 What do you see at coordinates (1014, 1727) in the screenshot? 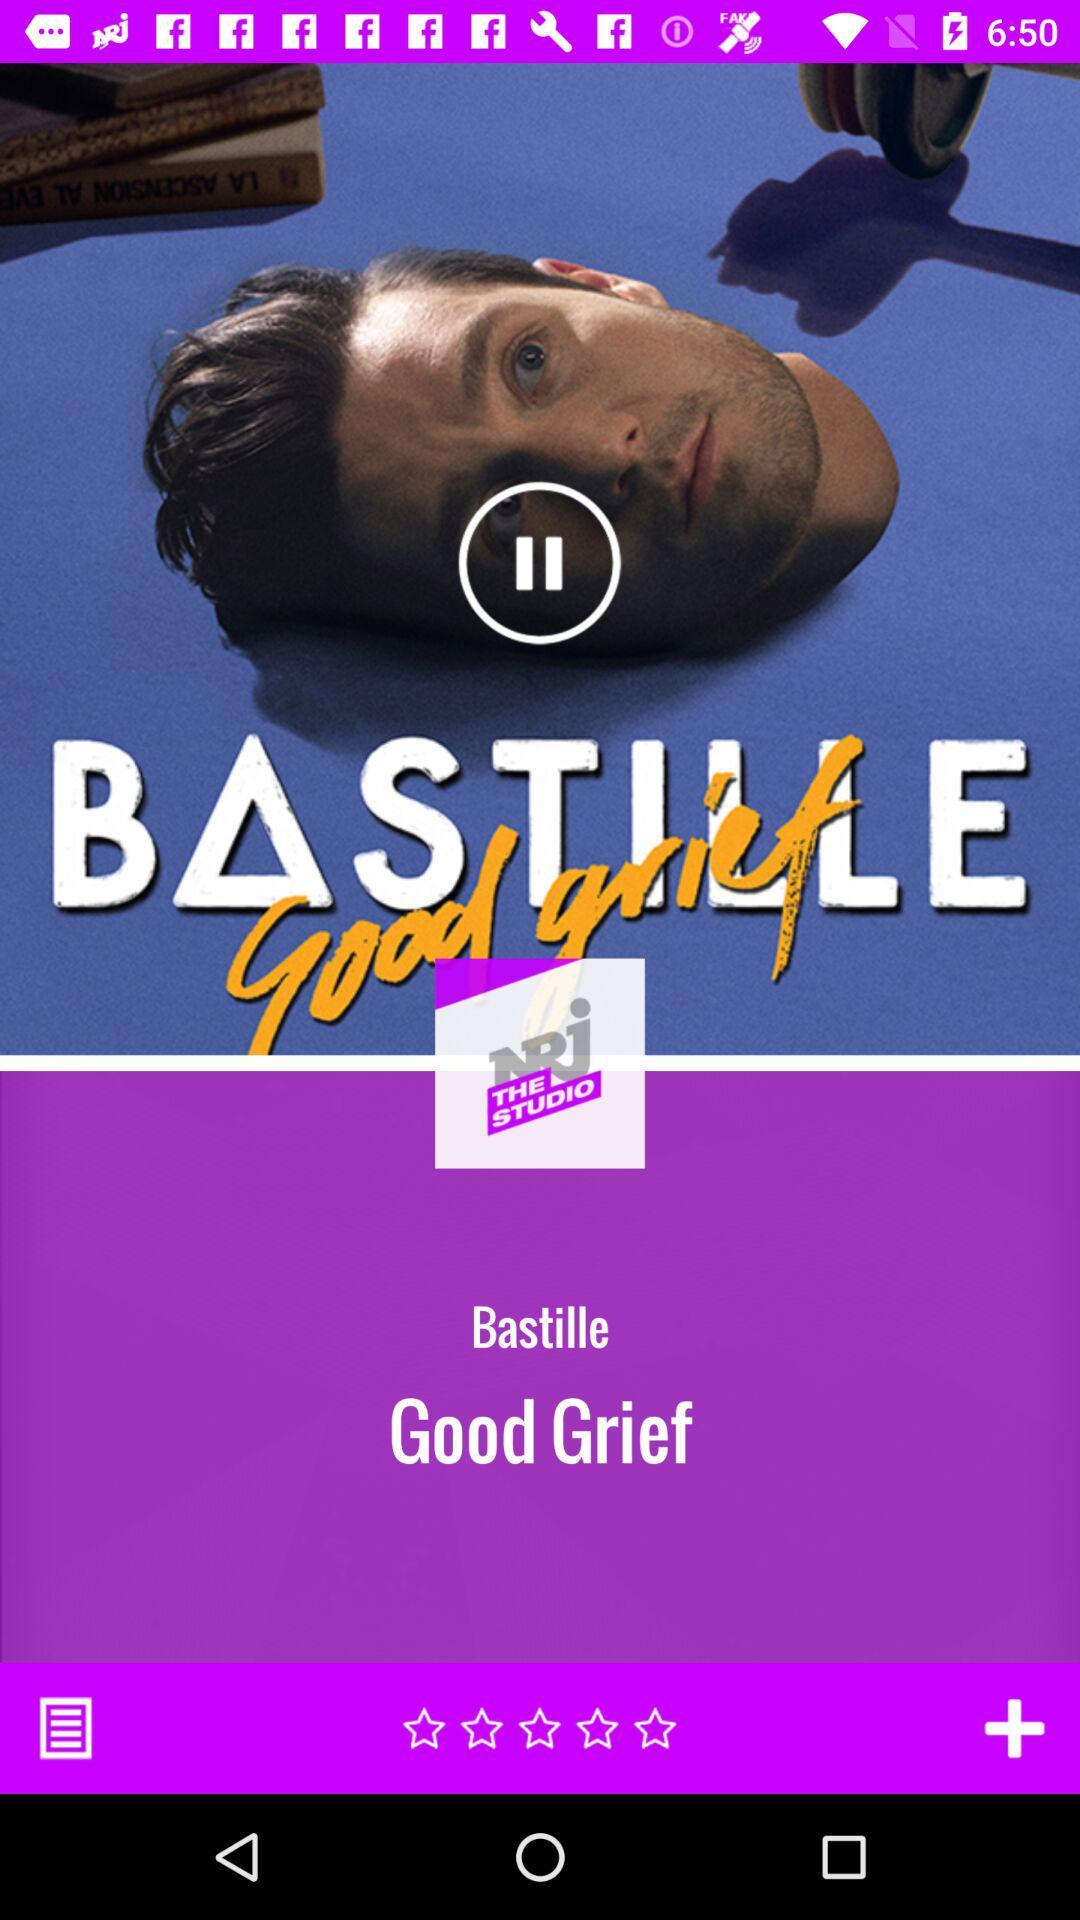
I see `the add icon` at bounding box center [1014, 1727].